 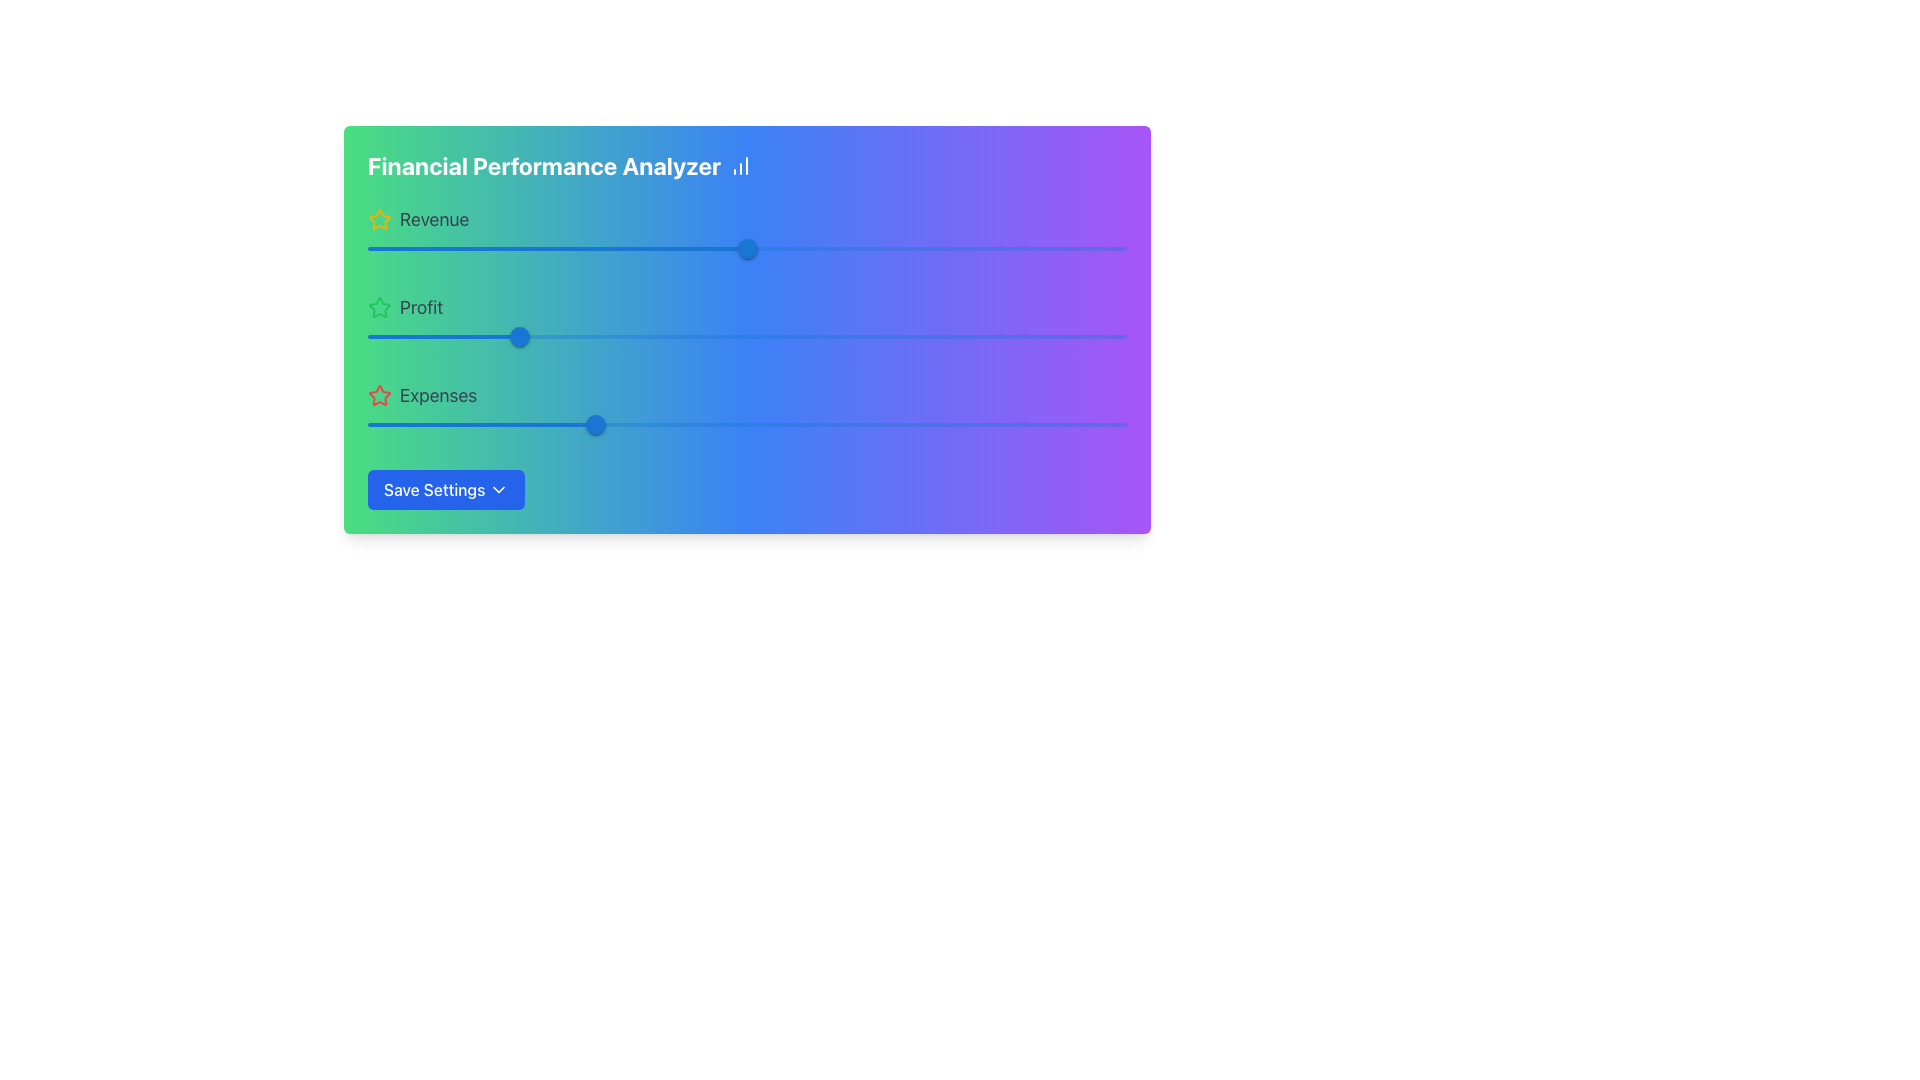 I want to click on slider value, so click(x=512, y=335).